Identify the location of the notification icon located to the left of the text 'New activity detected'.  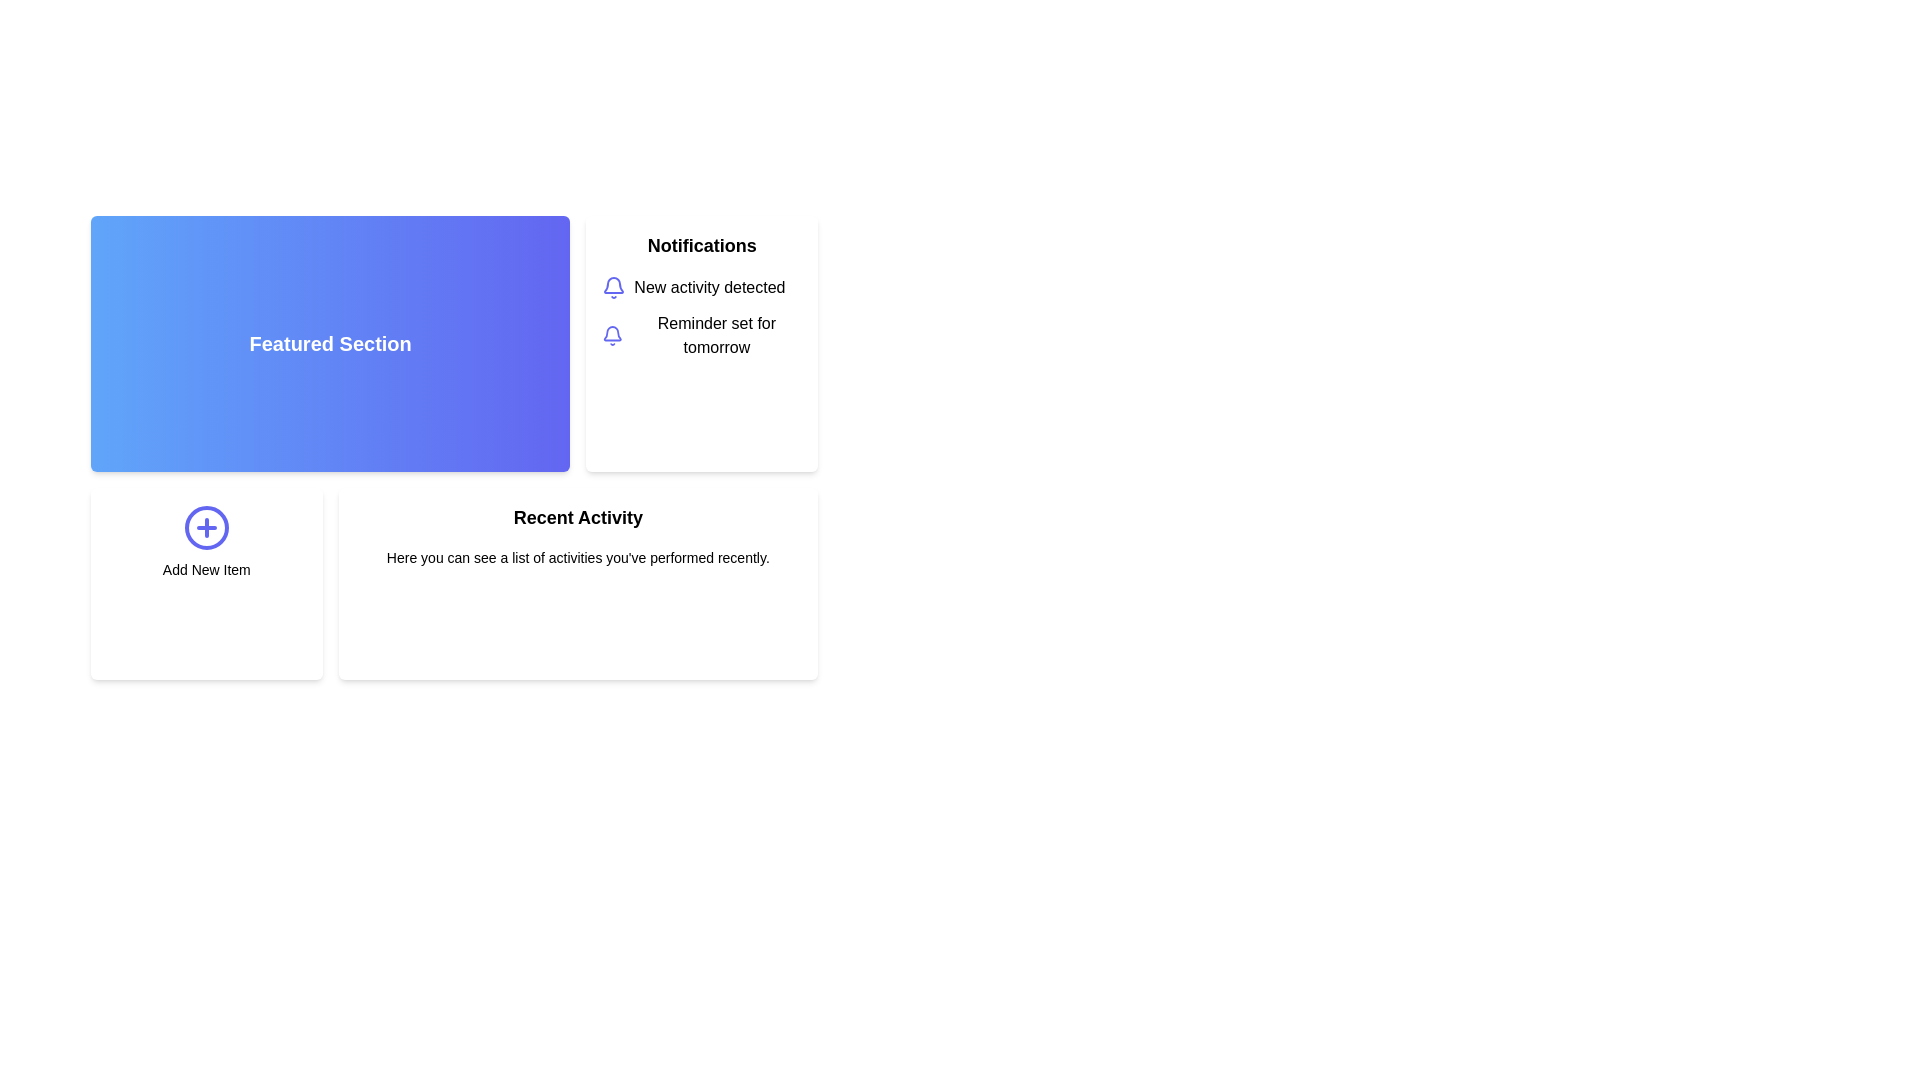
(613, 288).